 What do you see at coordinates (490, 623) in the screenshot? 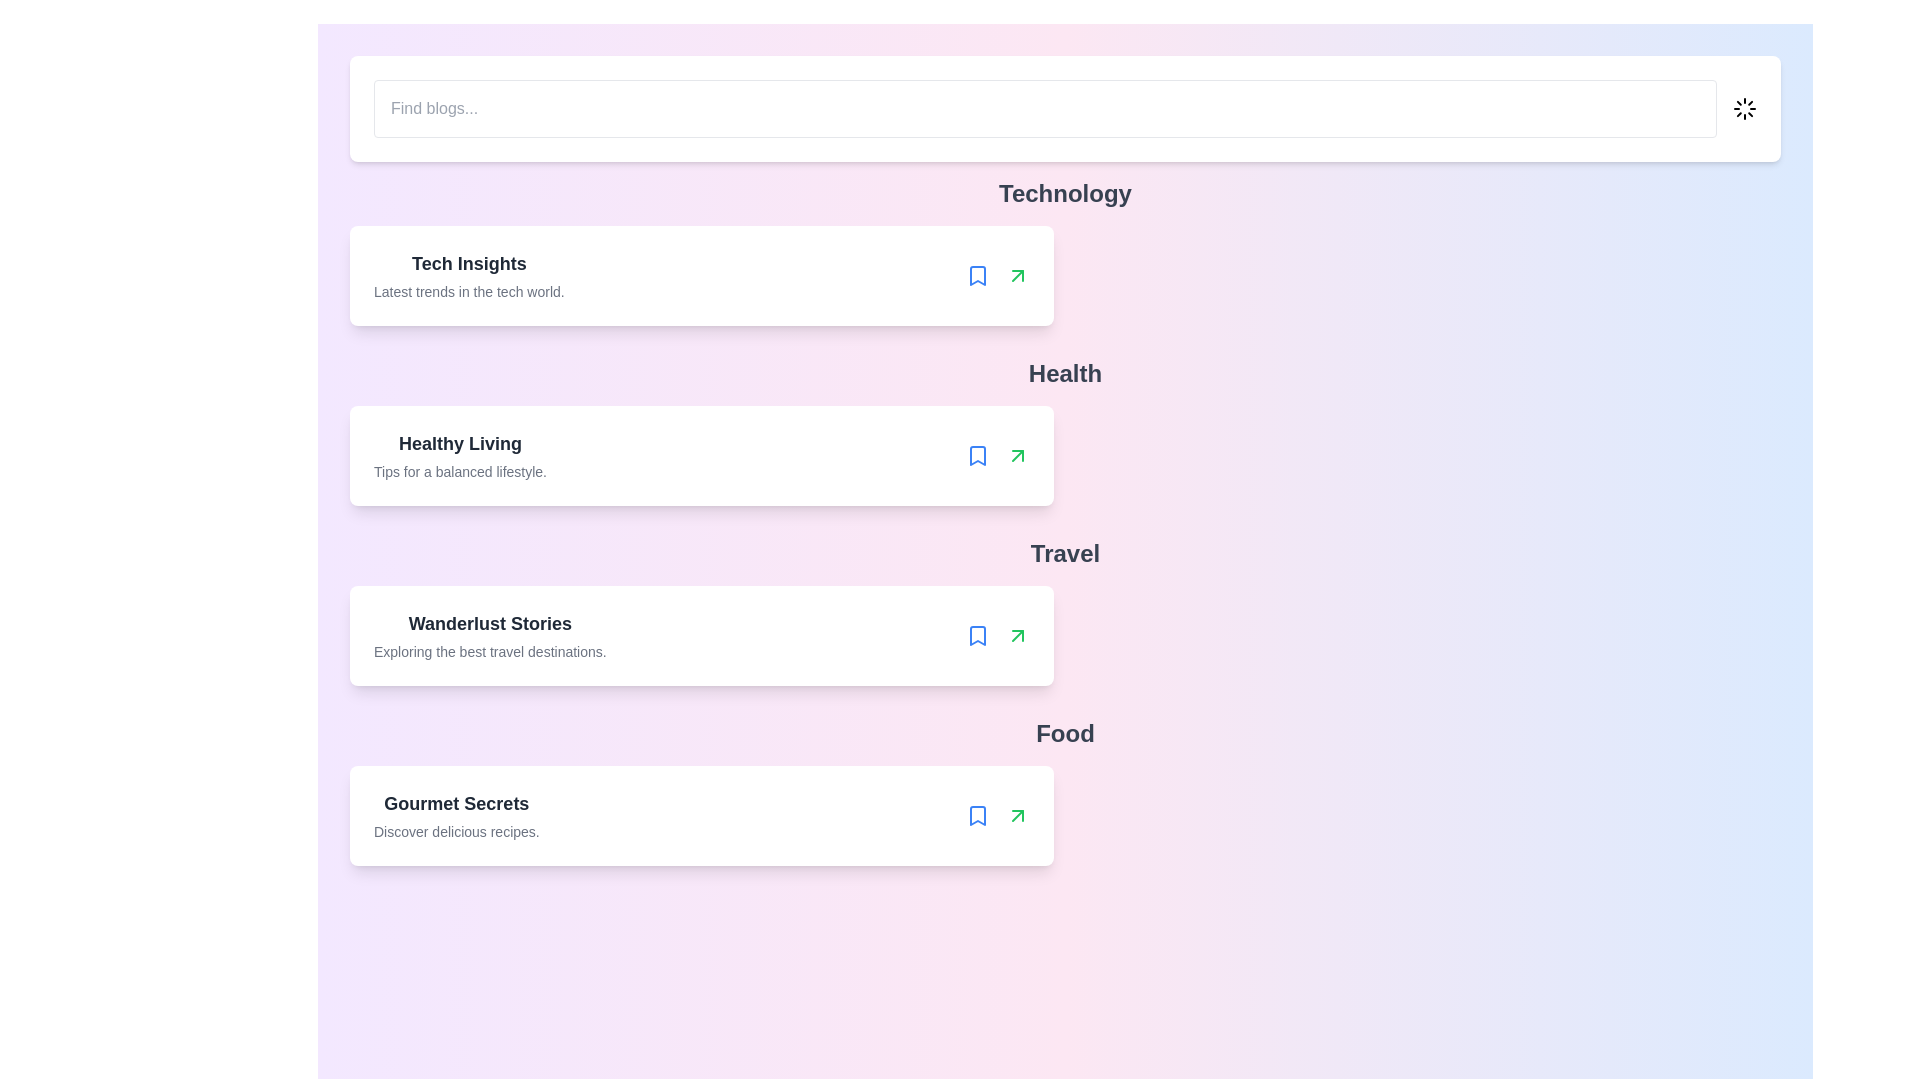
I see `title text located in the 'Travel' section, which is positioned between the 'Healthy Living' section above and the 'Gourmet Secrets' section below` at bounding box center [490, 623].